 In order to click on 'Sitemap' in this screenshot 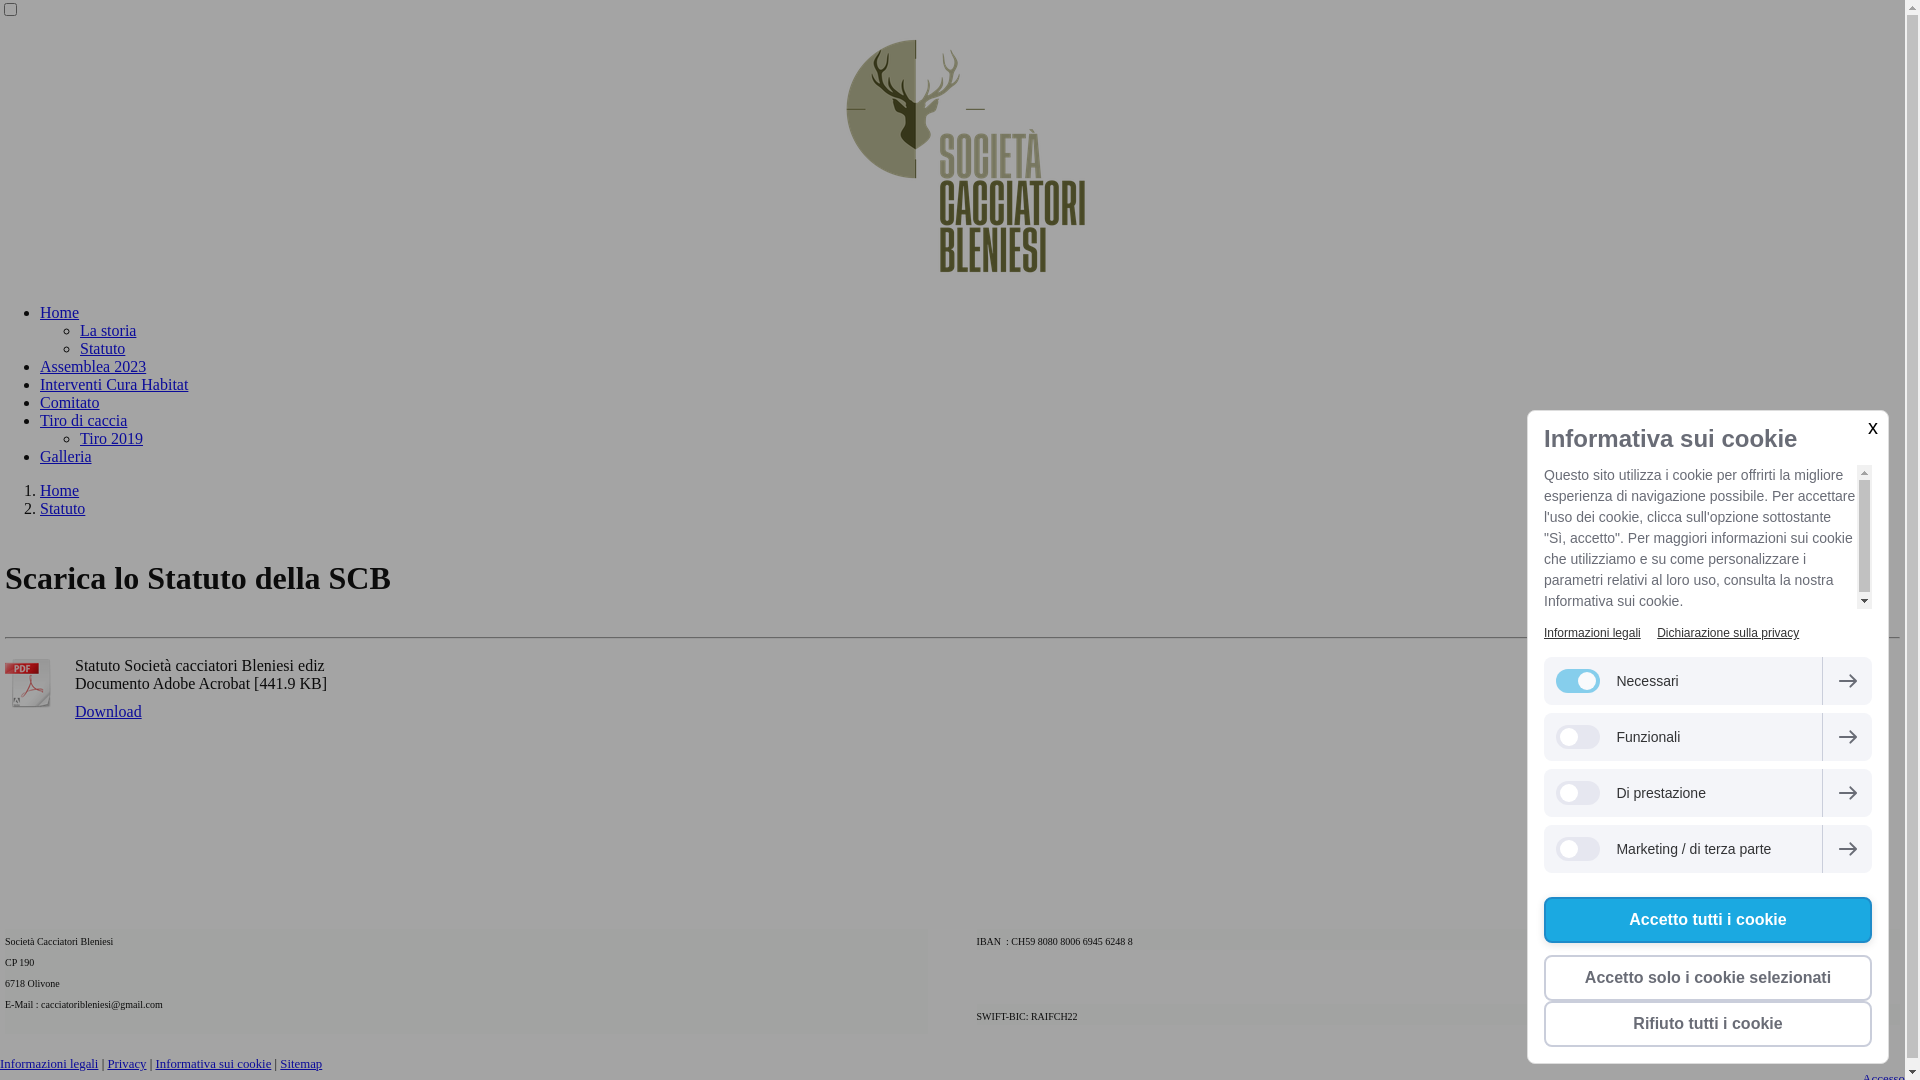, I will do `click(300, 1063)`.